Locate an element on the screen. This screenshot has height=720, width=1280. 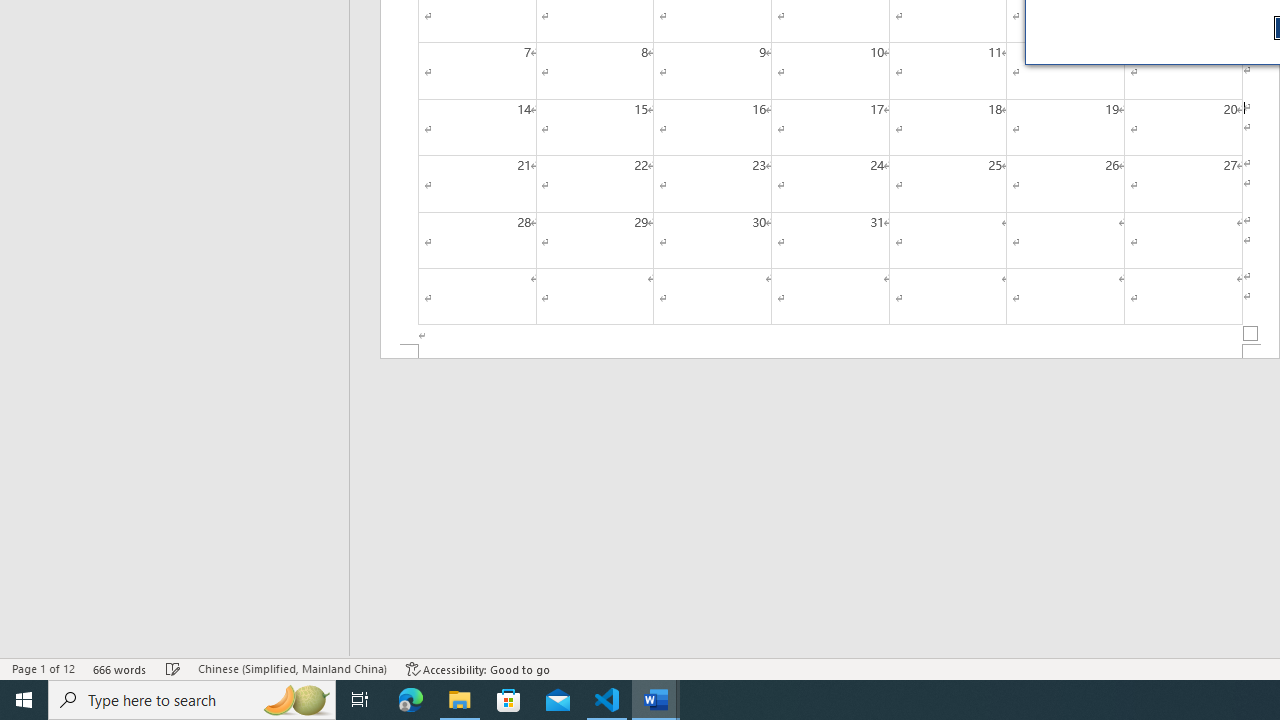
'Microsoft Store' is located at coordinates (509, 698).